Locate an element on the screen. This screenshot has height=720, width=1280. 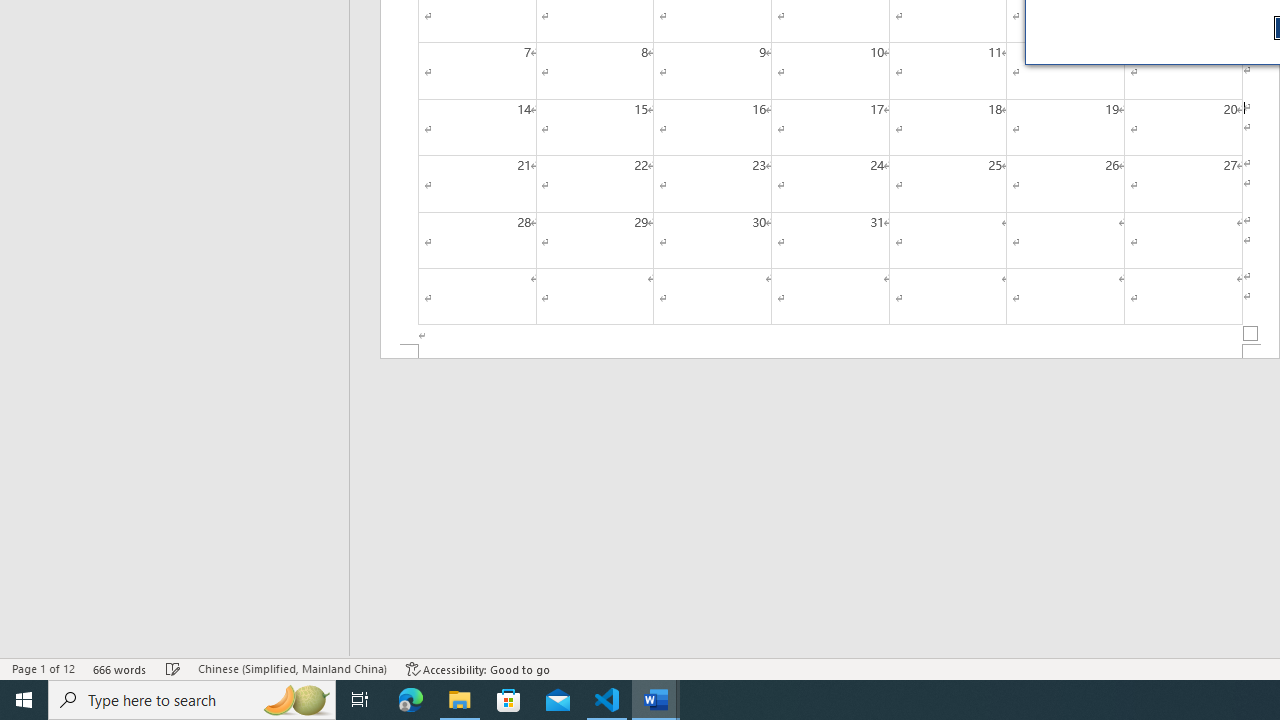
'Microsoft Store' is located at coordinates (509, 698).